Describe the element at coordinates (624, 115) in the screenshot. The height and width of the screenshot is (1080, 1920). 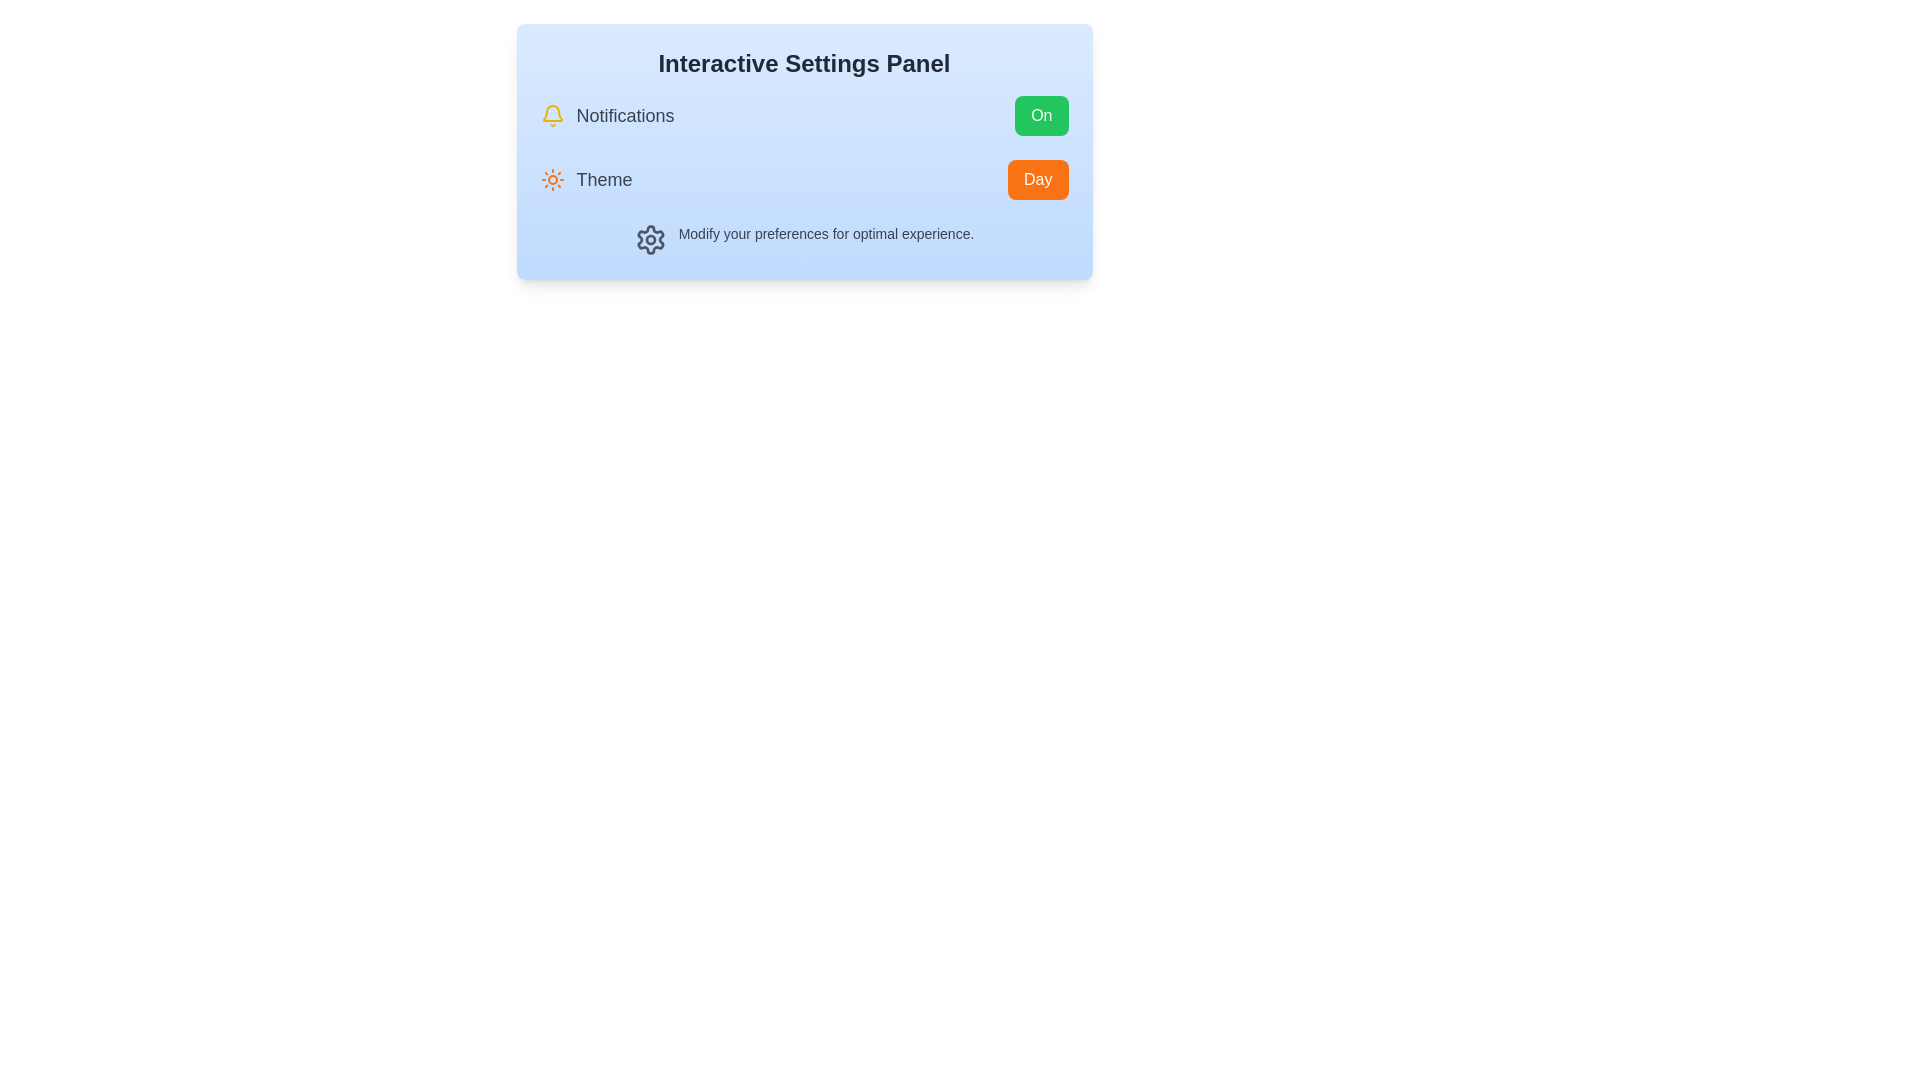
I see `the 'Notifications' text label, which is displayed in a medium gray bold font within a light blue panel, located to the right of a yellow bell icon` at that location.